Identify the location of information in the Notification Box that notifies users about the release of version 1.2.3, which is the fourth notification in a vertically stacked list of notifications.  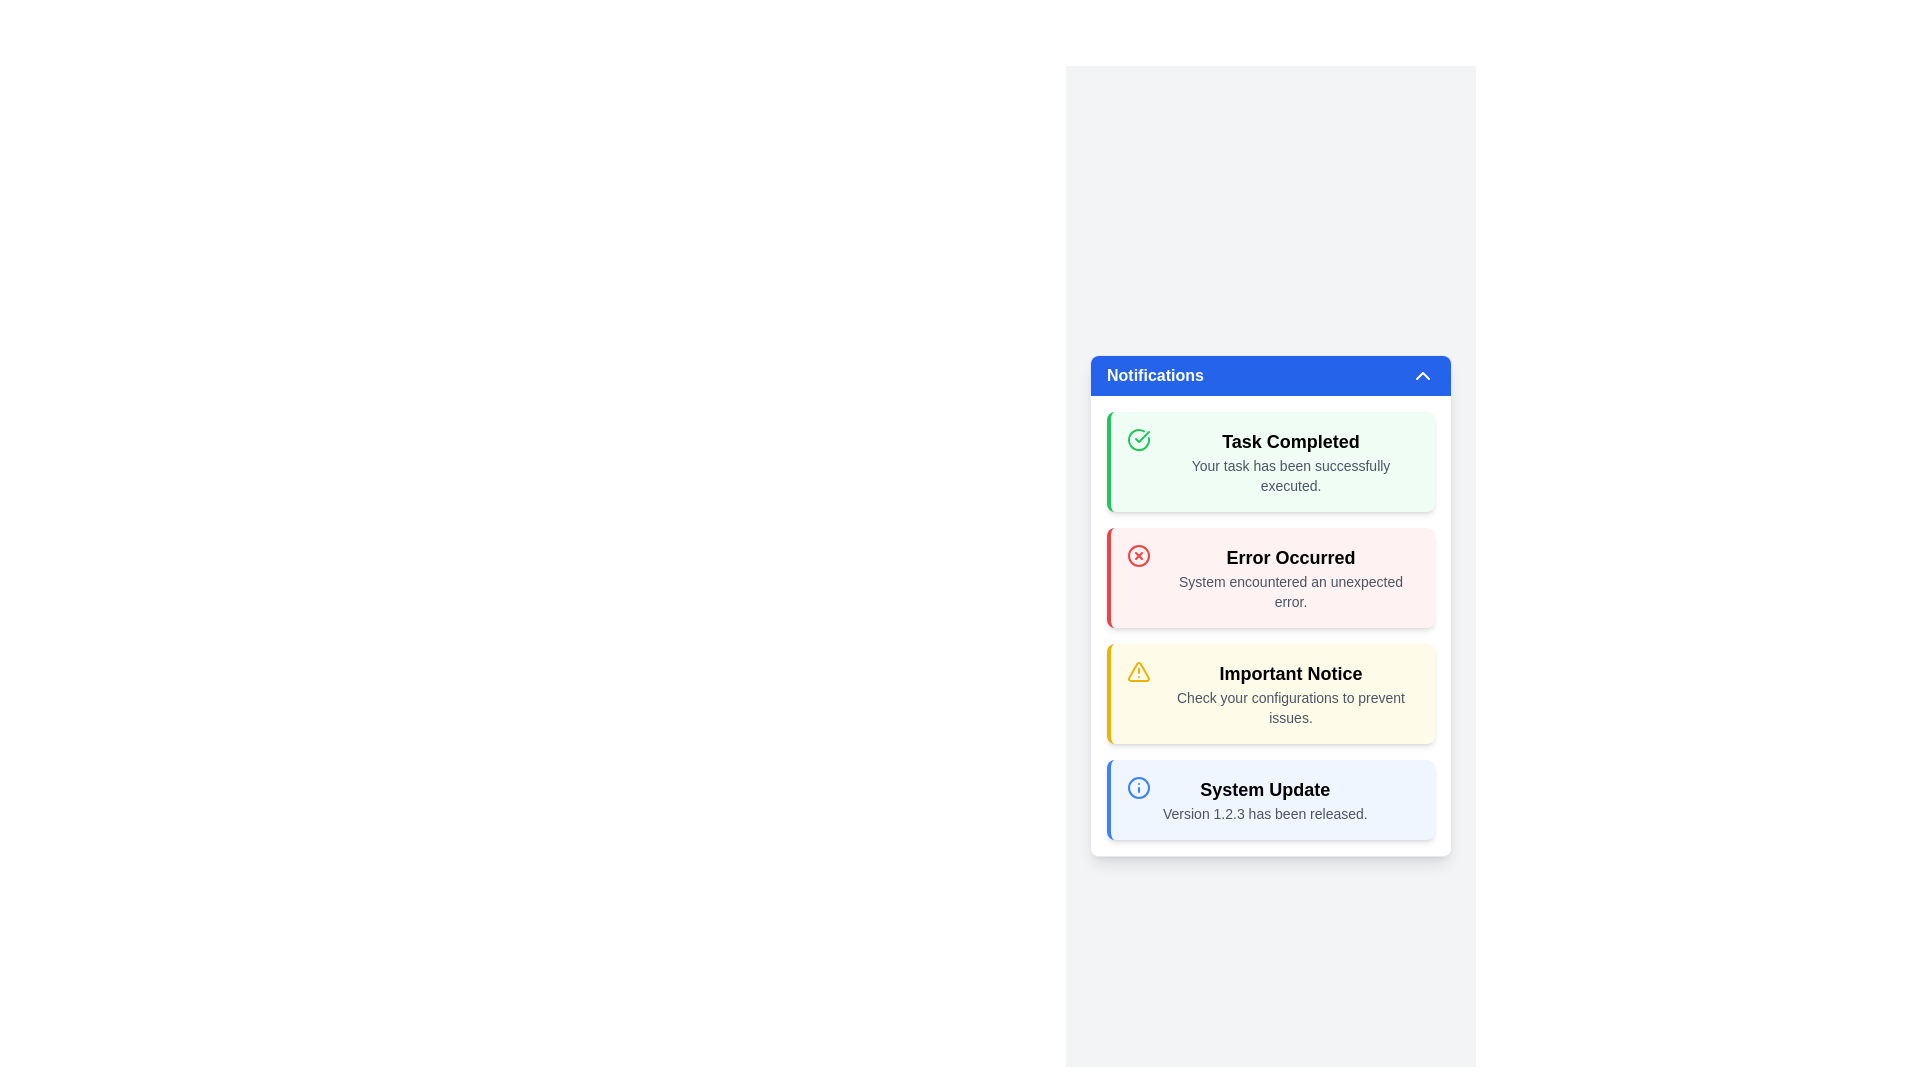
(1270, 798).